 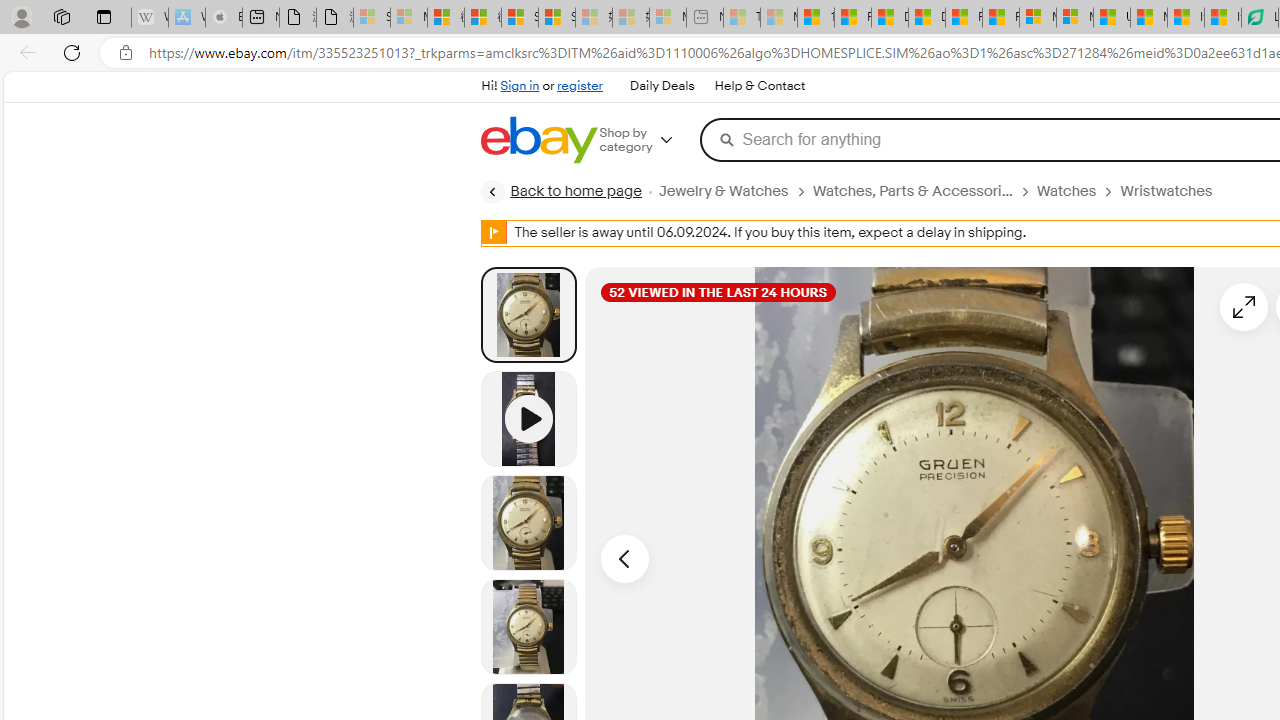 I want to click on 'Picture 1 of 13', so click(x=528, y=314).